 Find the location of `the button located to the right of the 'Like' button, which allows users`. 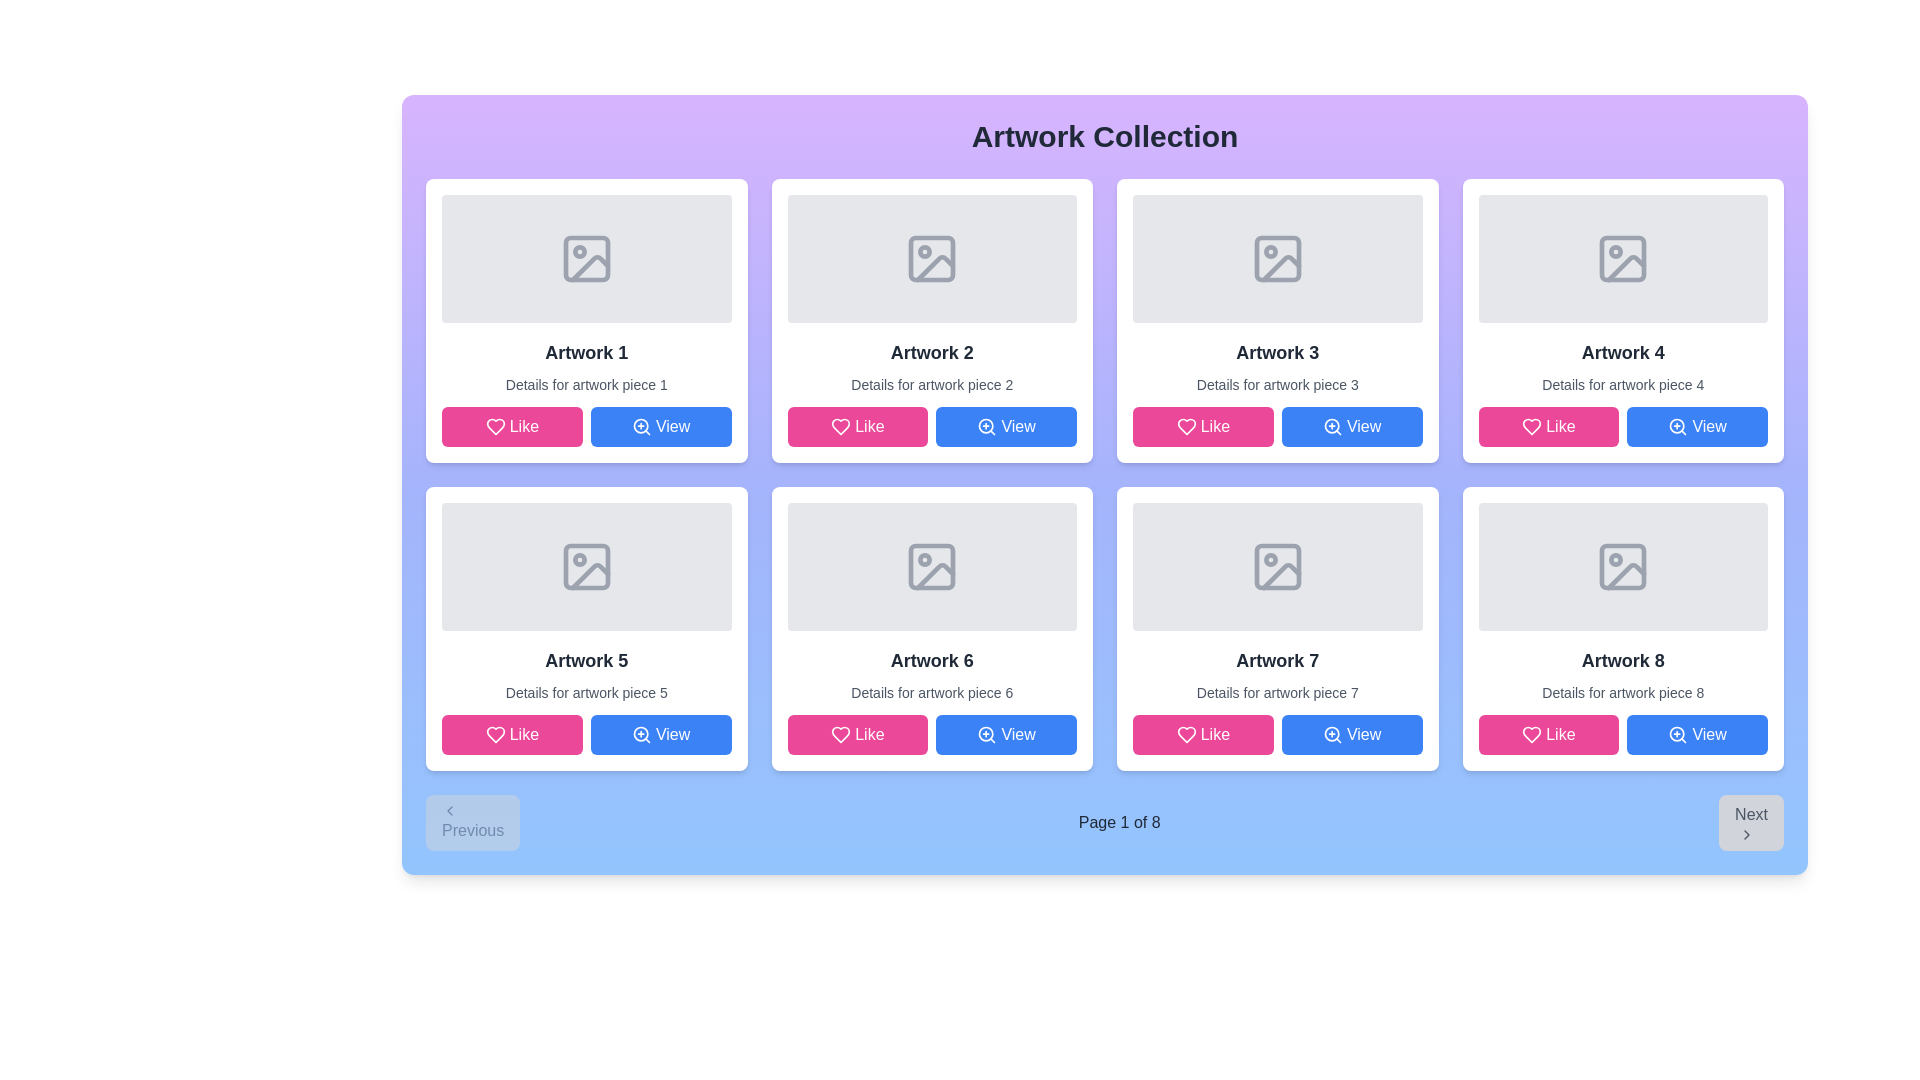

the button located to the right of the 'Like' button, which allows users is located at coordinates (661, 426).